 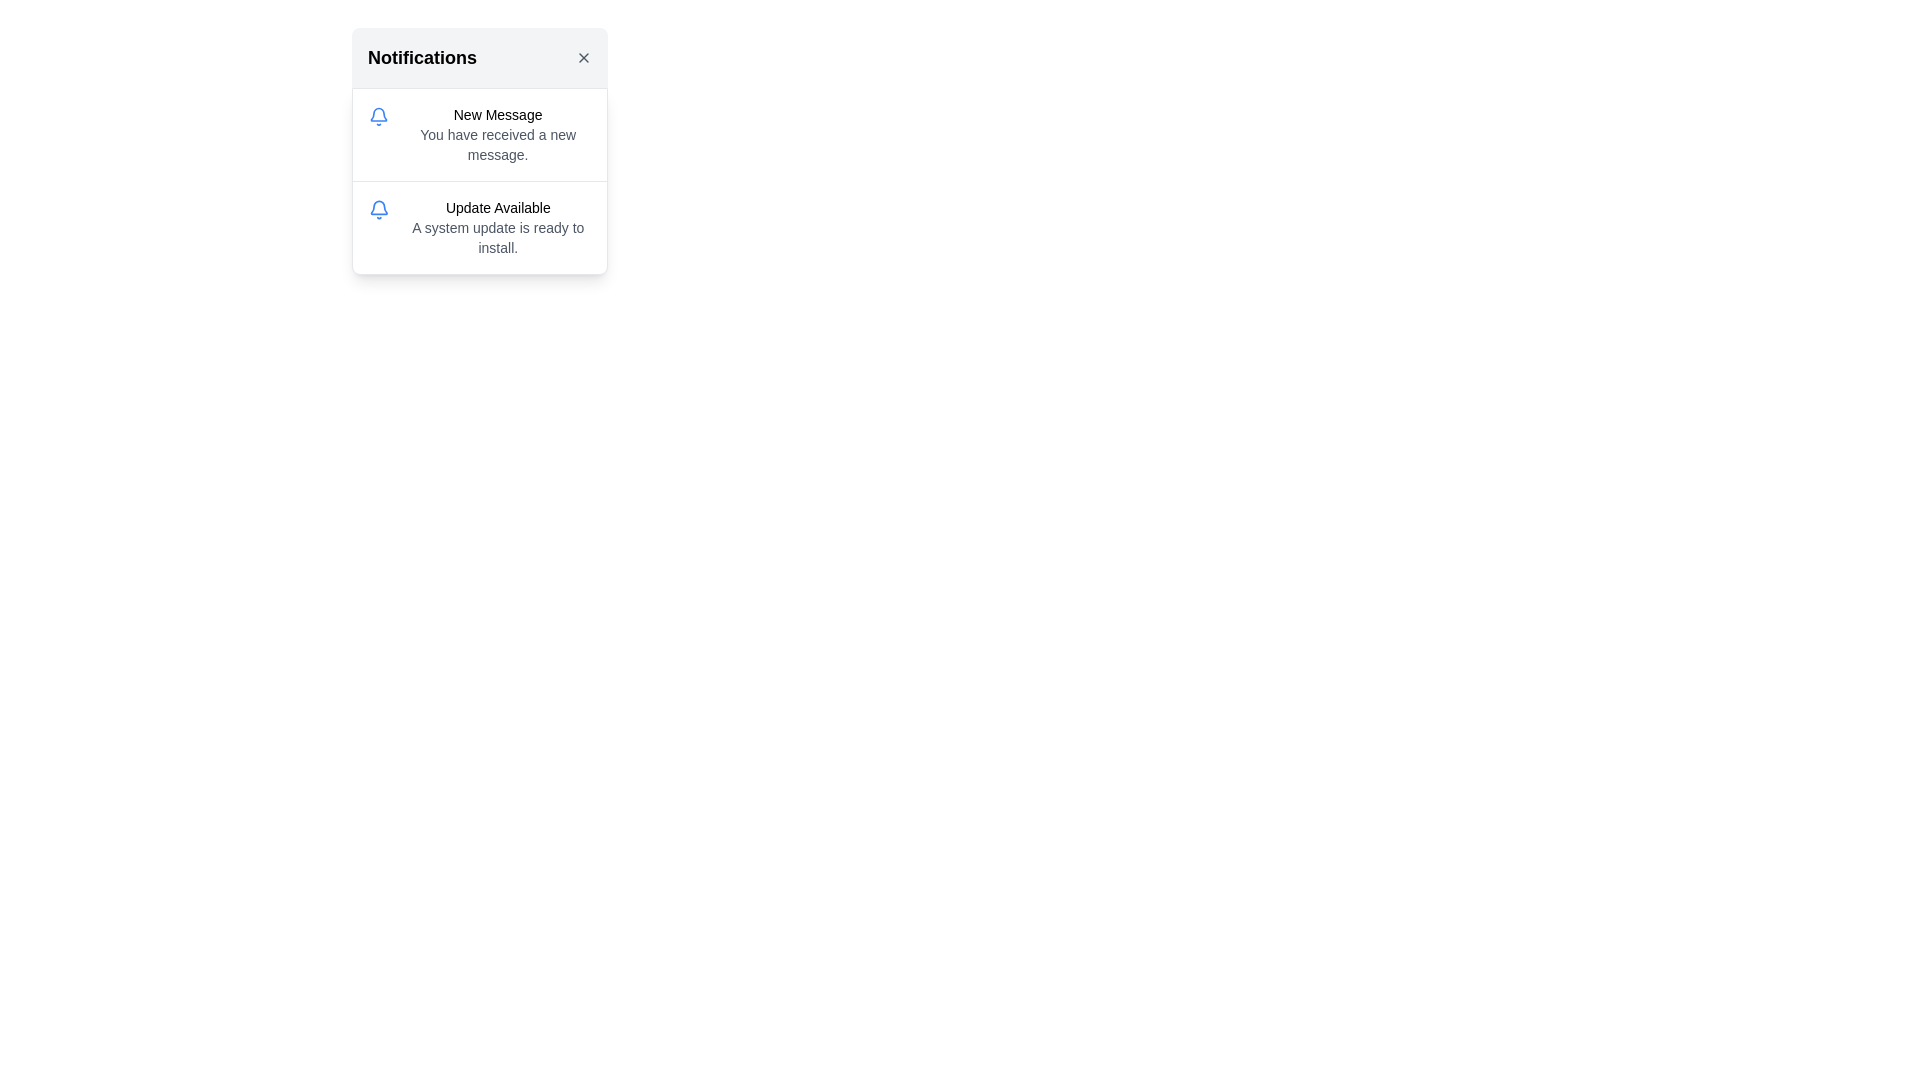 I want to click on the Notification card that displays information about a new message, which is the first entry in the list of notifications, so click(x=480, y=135).